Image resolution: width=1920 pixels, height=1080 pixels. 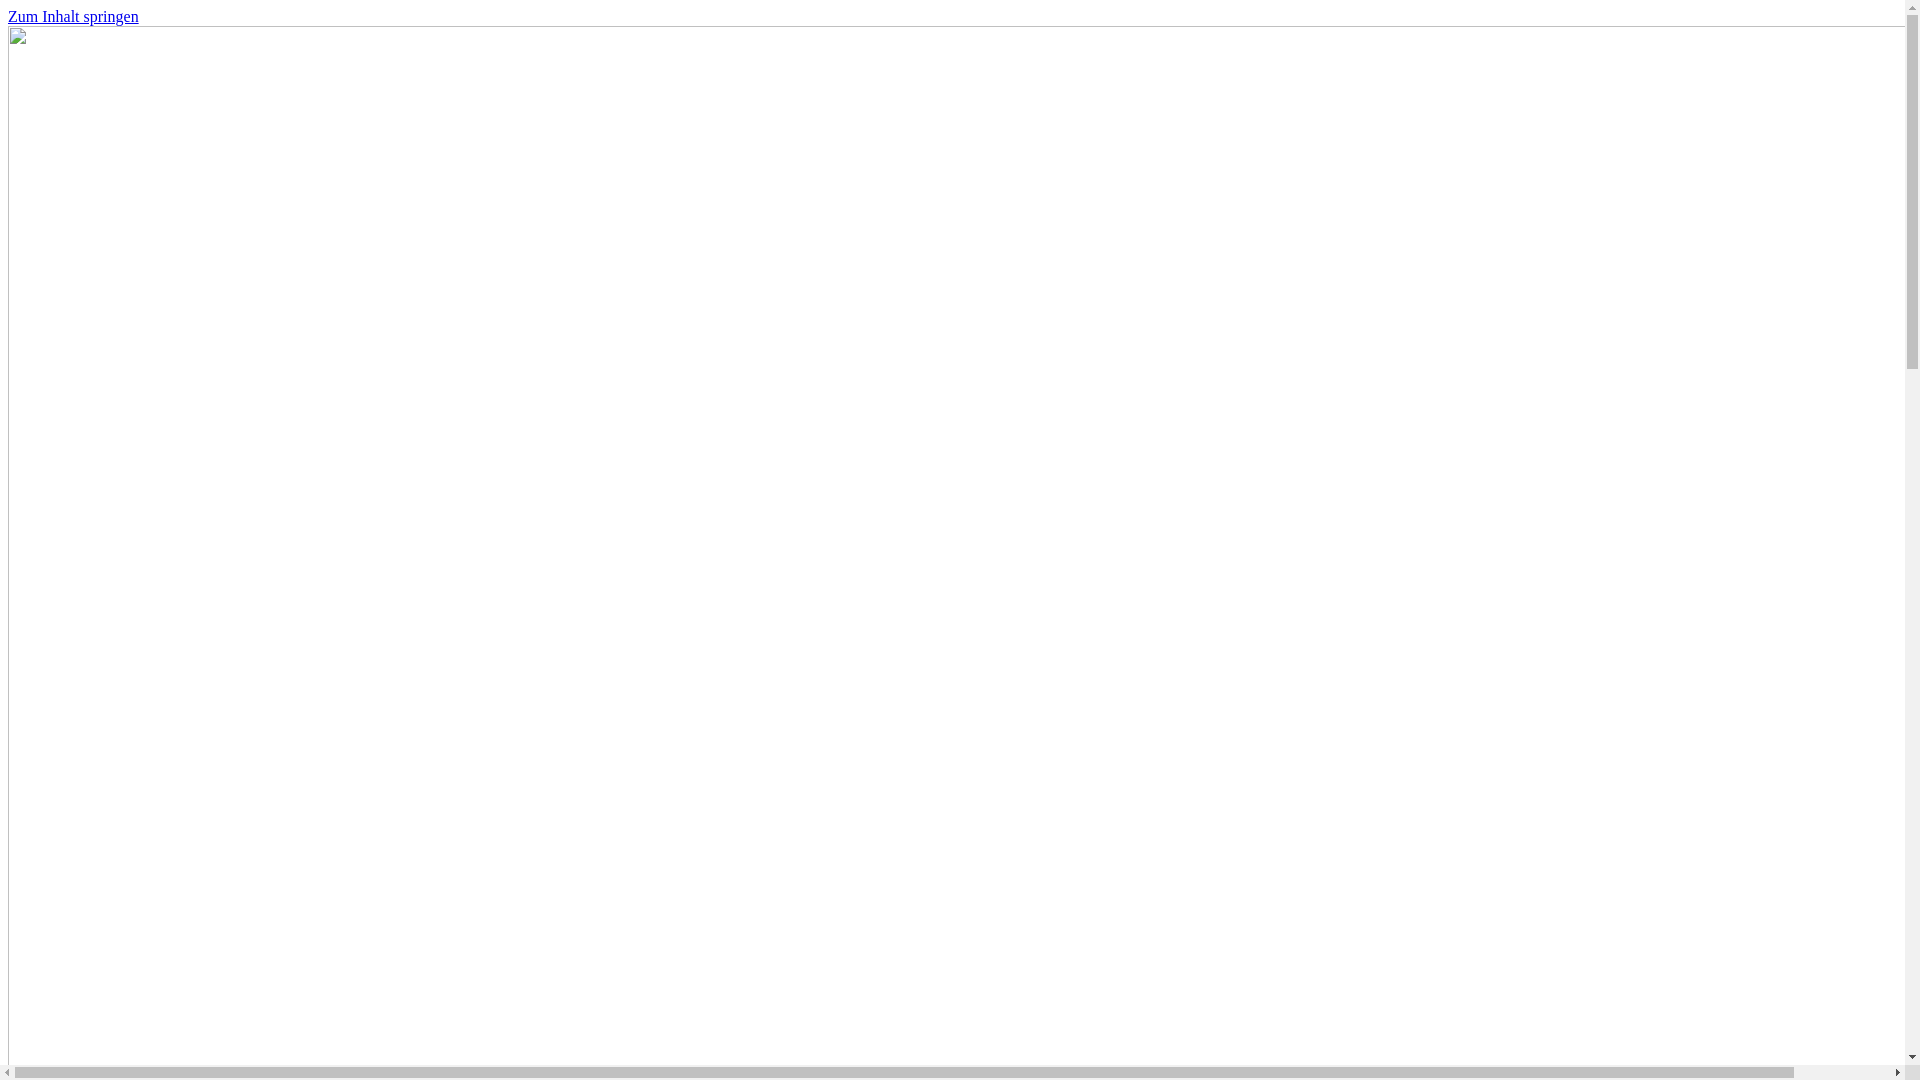 I want to click on 'Zum Inhalt springen', so click(x=73, y=16).